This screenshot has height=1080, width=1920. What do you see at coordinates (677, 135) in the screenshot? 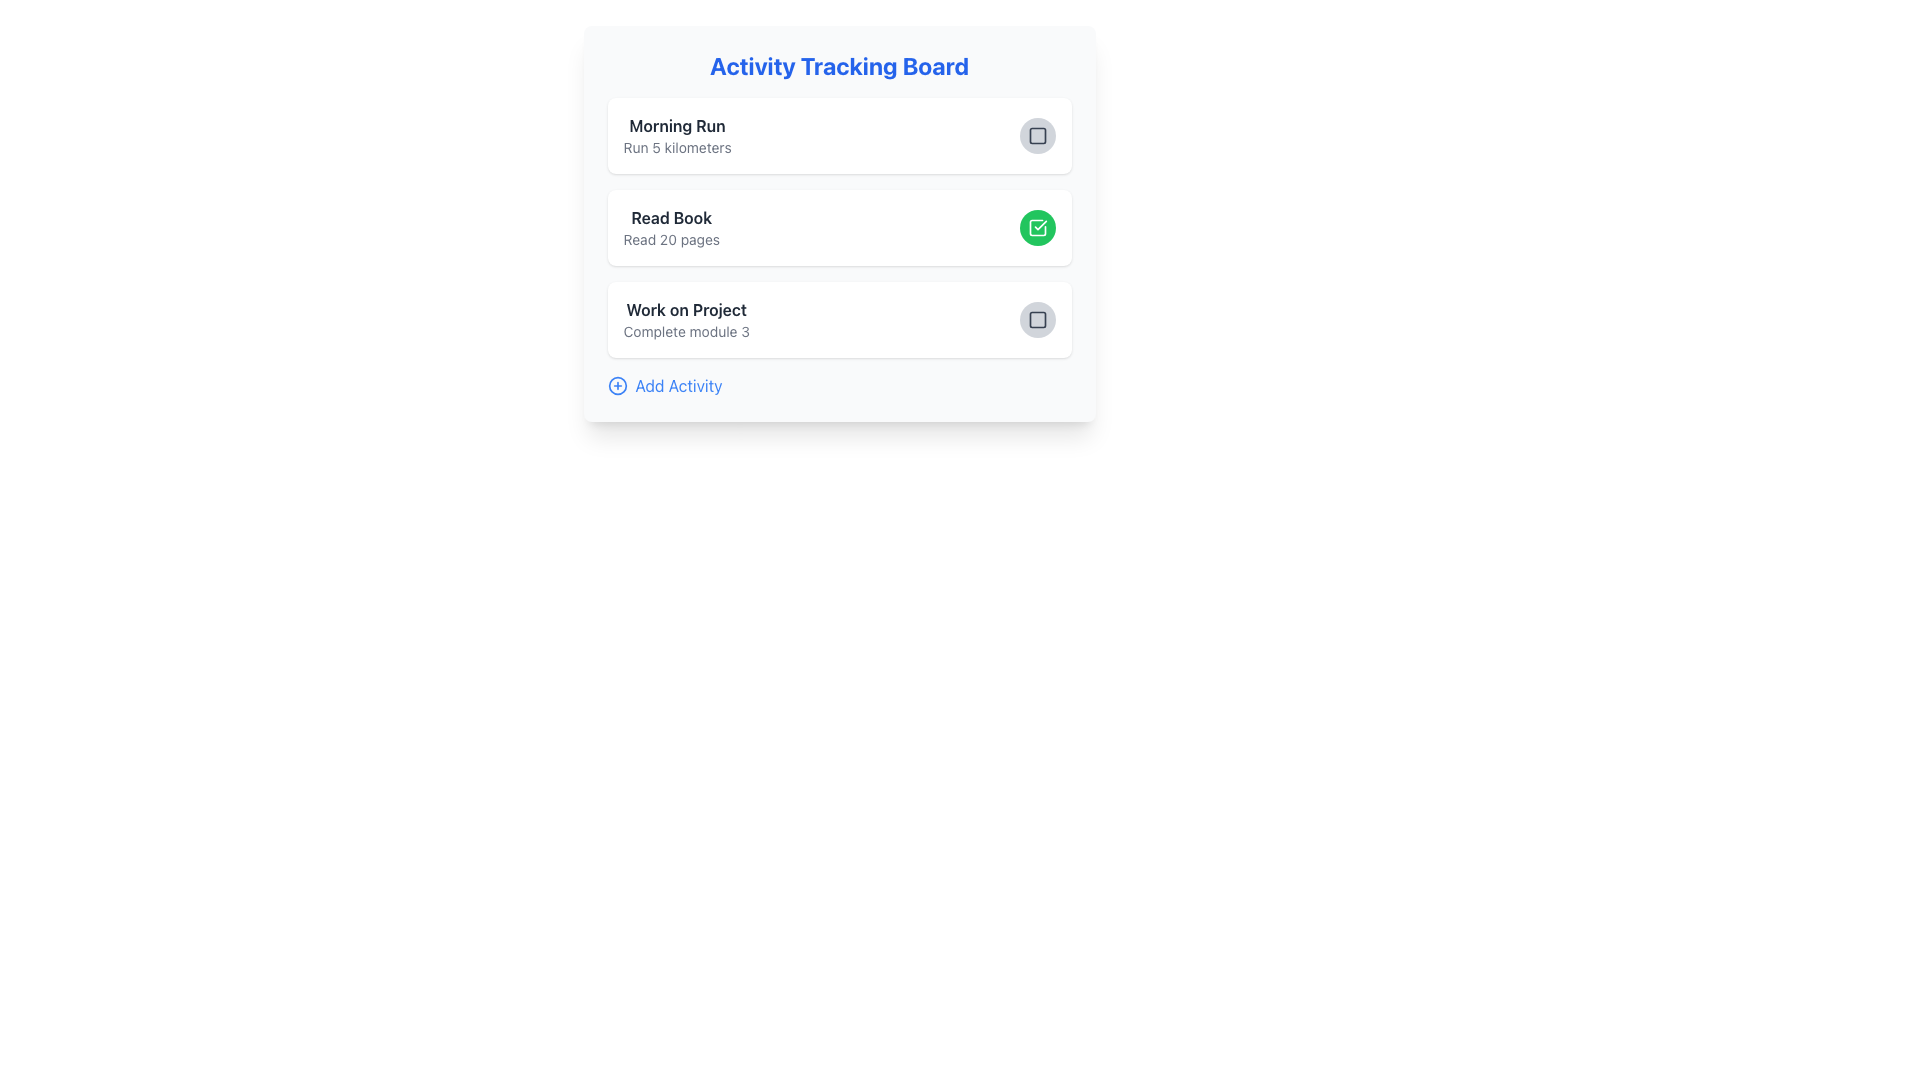
I see `the text element displaying activity information, which includes 'Morning Run' in bold and 'Run 5 kilometers' in smaller font, located in the 'Activity Tracking Board'` at bounding box center [677, 135].